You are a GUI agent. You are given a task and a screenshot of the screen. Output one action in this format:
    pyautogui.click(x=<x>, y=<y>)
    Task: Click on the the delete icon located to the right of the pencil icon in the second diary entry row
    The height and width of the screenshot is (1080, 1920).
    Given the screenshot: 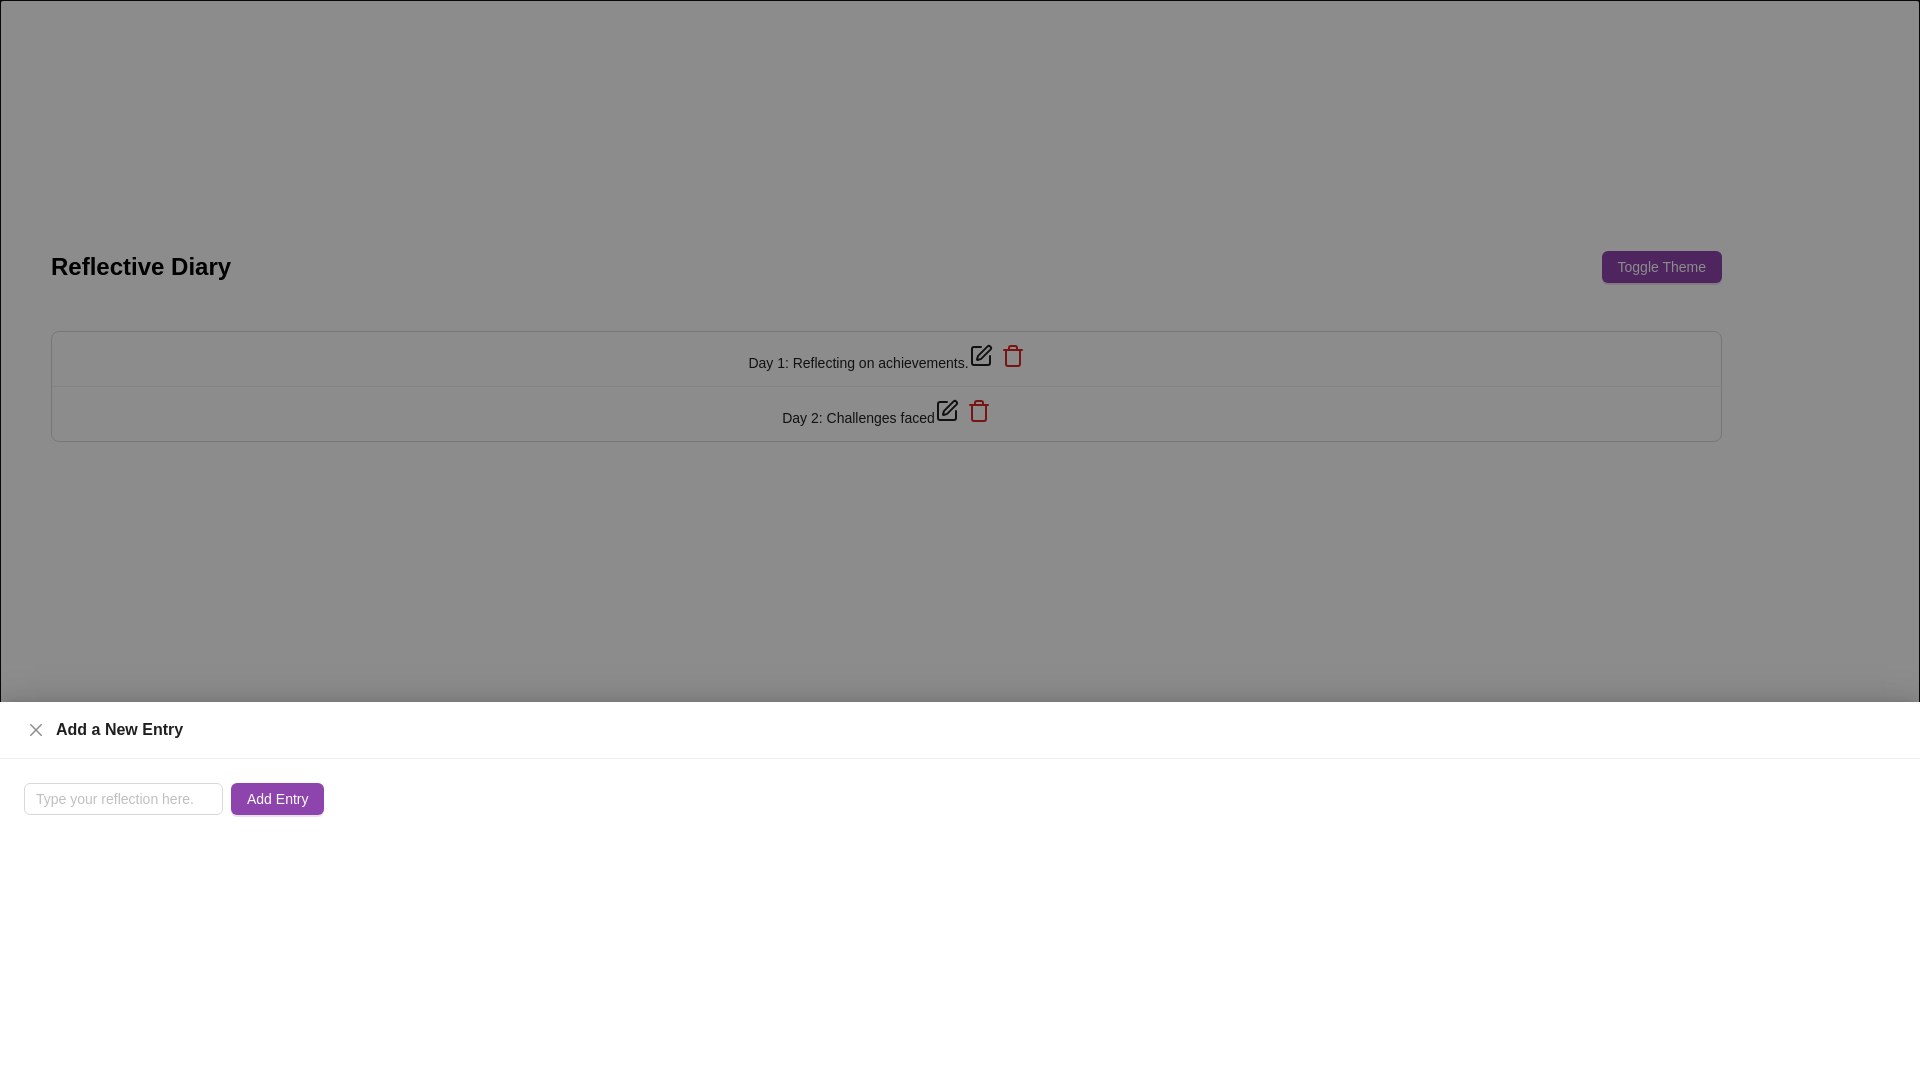 What is the action you would take?
    pyautogui.click(x=978, y=410)
    